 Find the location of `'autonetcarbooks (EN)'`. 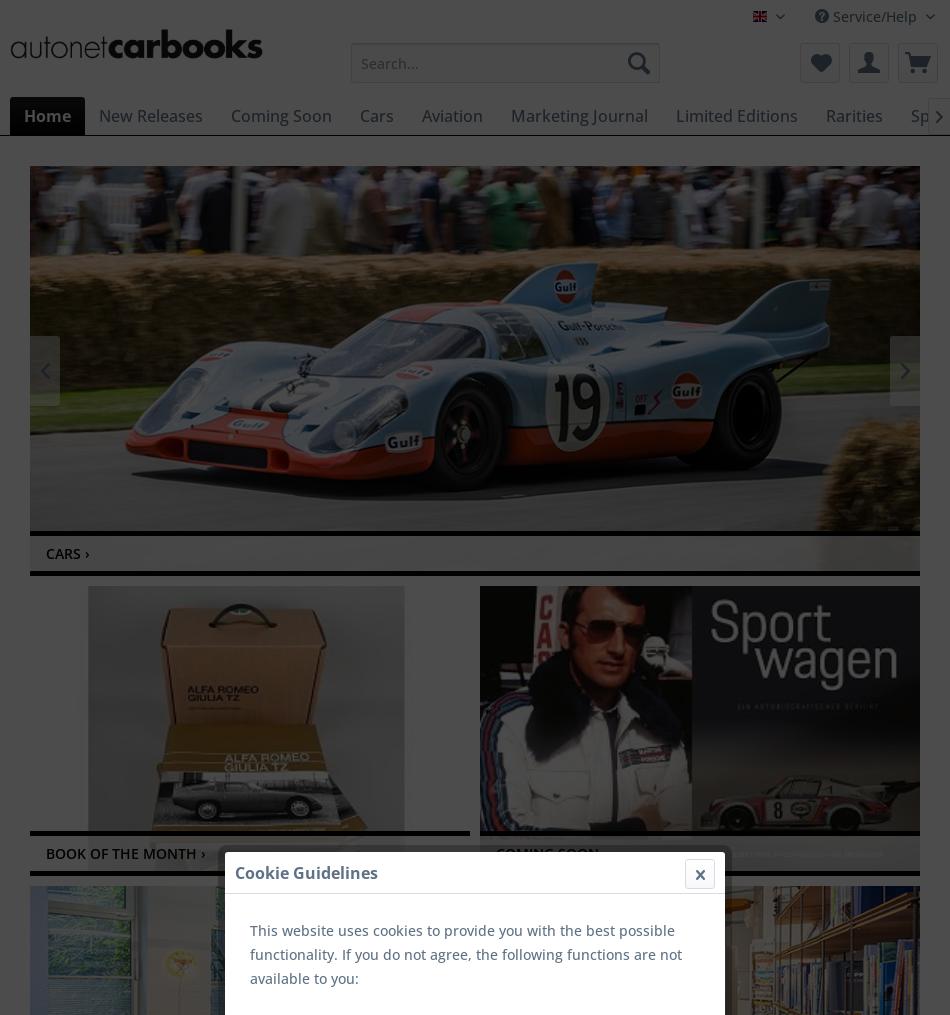

'autonetcarbooks (EN)' is located at coordinates (838, 21).